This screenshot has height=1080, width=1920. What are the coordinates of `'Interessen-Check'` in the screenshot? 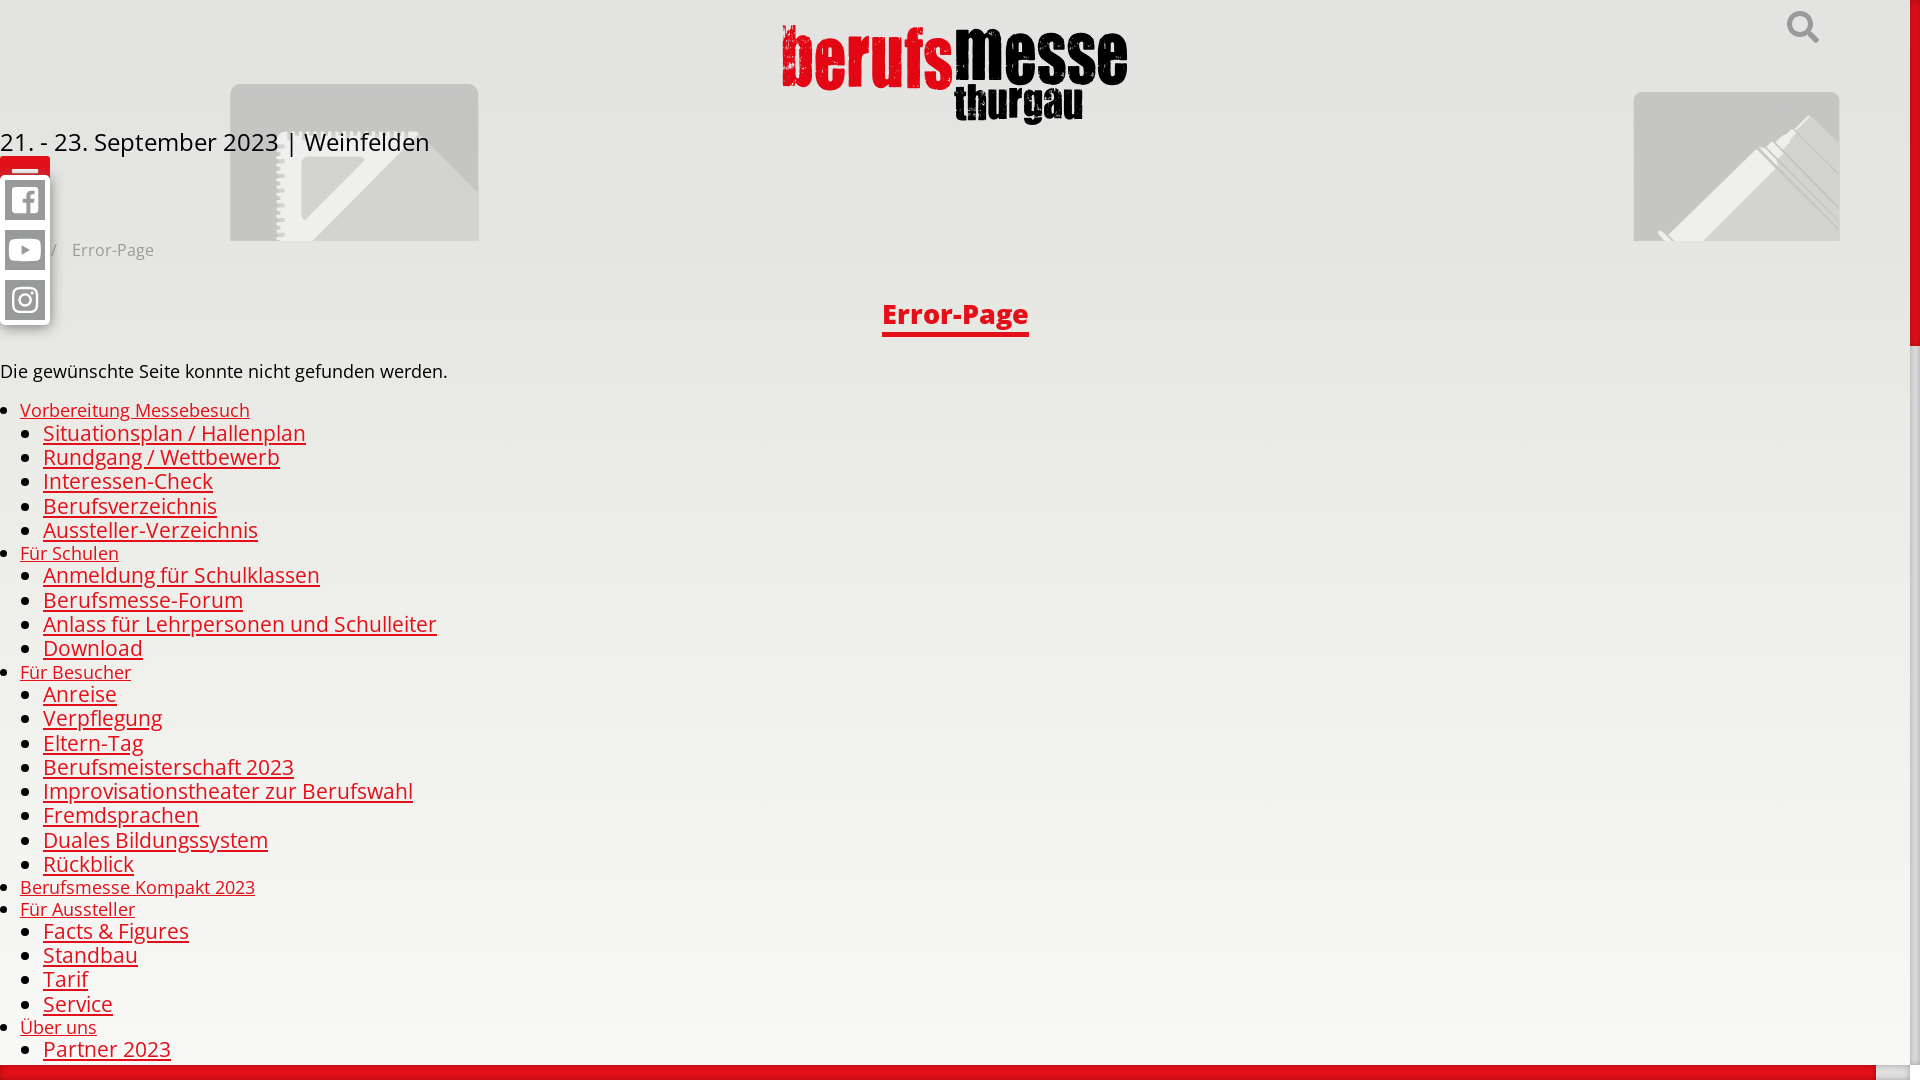 It's located at (127, 480).